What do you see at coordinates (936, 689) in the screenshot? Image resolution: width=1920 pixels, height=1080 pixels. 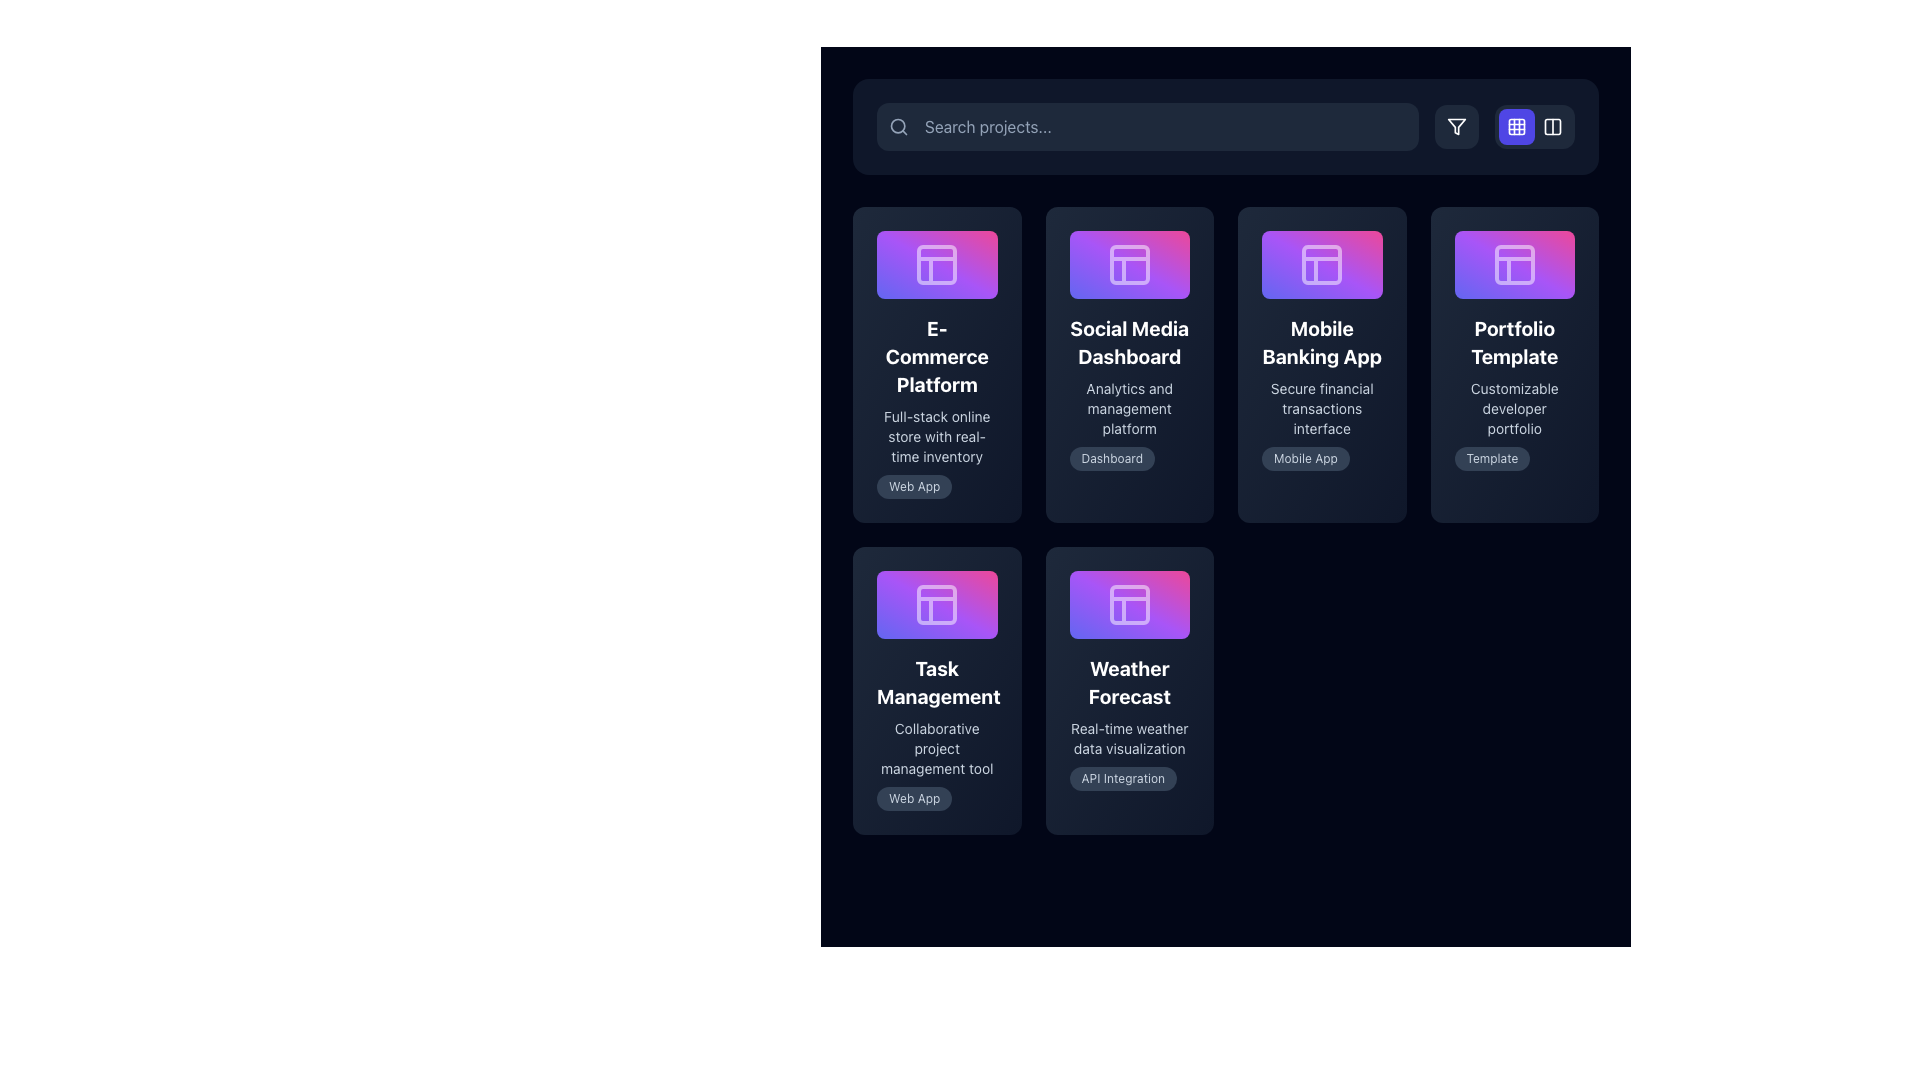 I see `the 'Task Management' interactive card located at the center coordinates to filter by category` at bounding box center [936, 689].